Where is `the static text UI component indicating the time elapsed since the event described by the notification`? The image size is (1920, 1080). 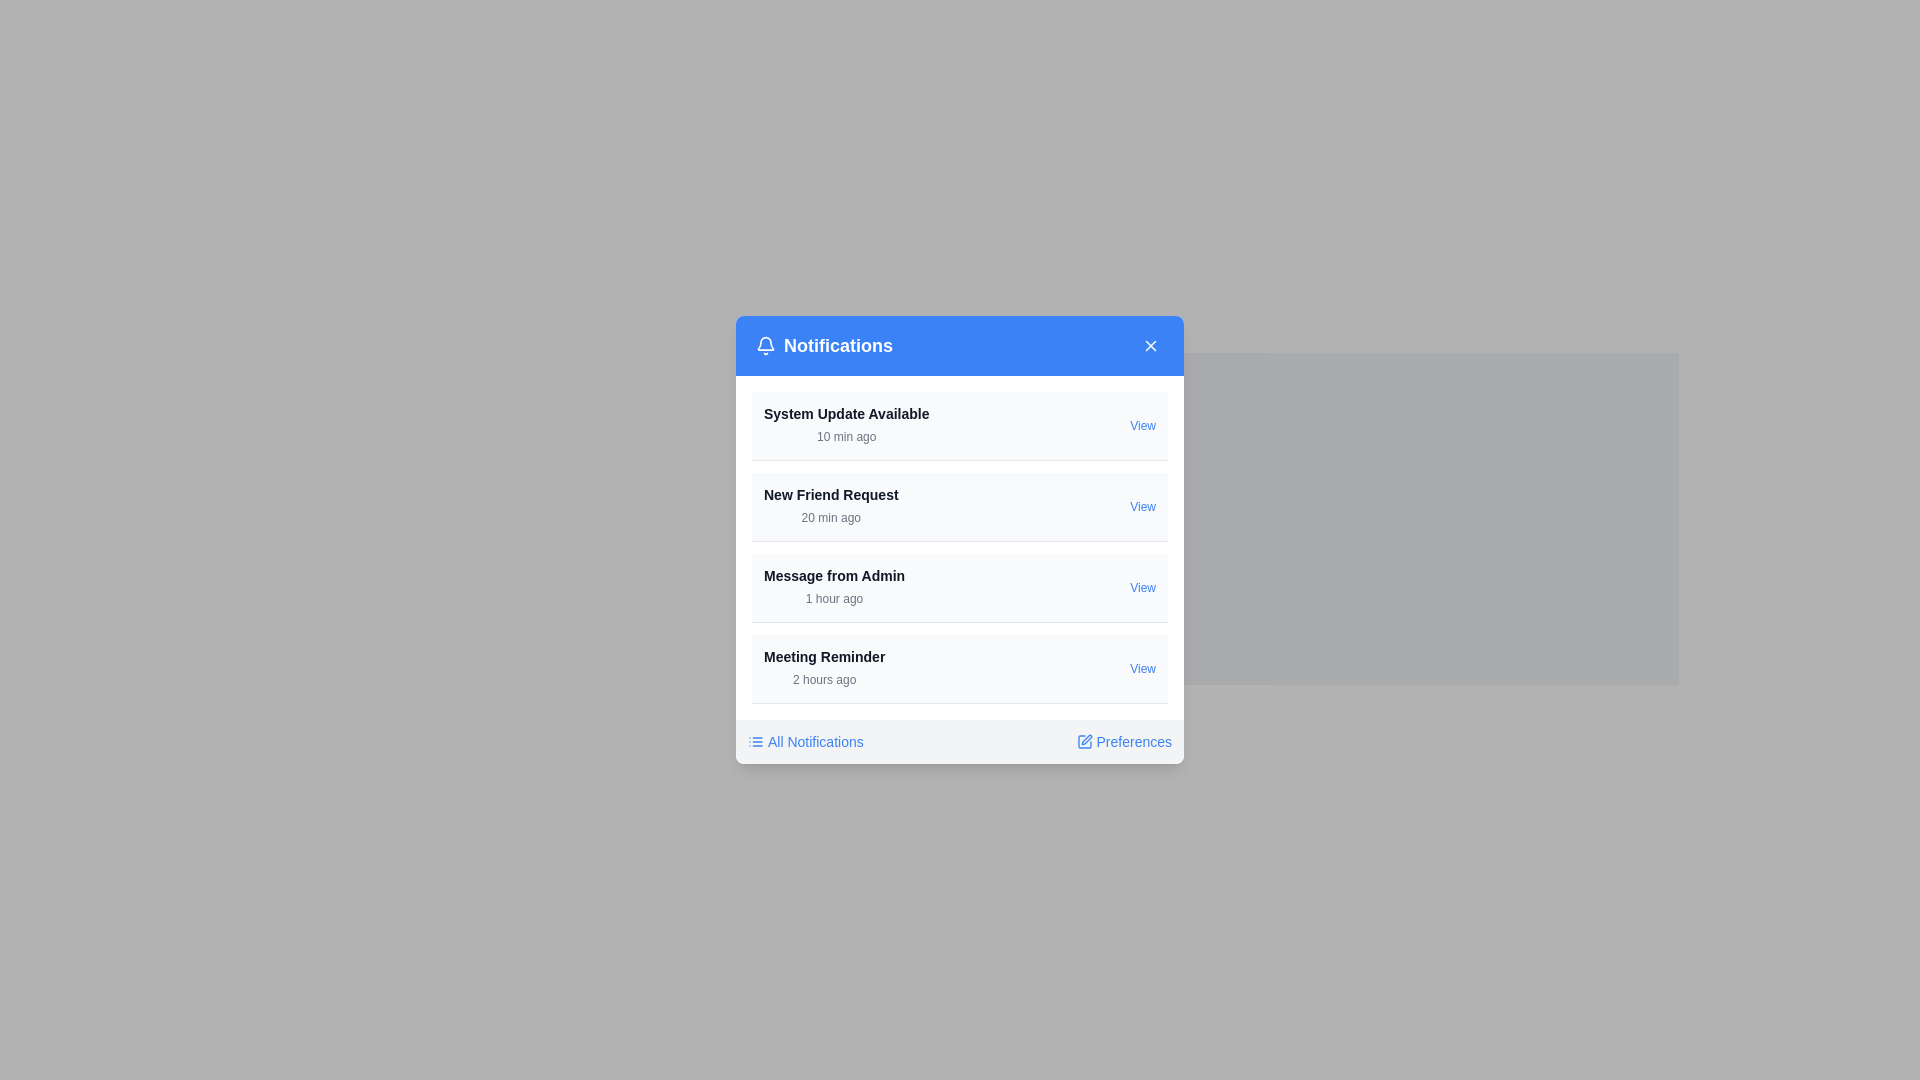
the static text UI component indicating the time elapsed since the event described by the notification is located at coordinates (846, 435).